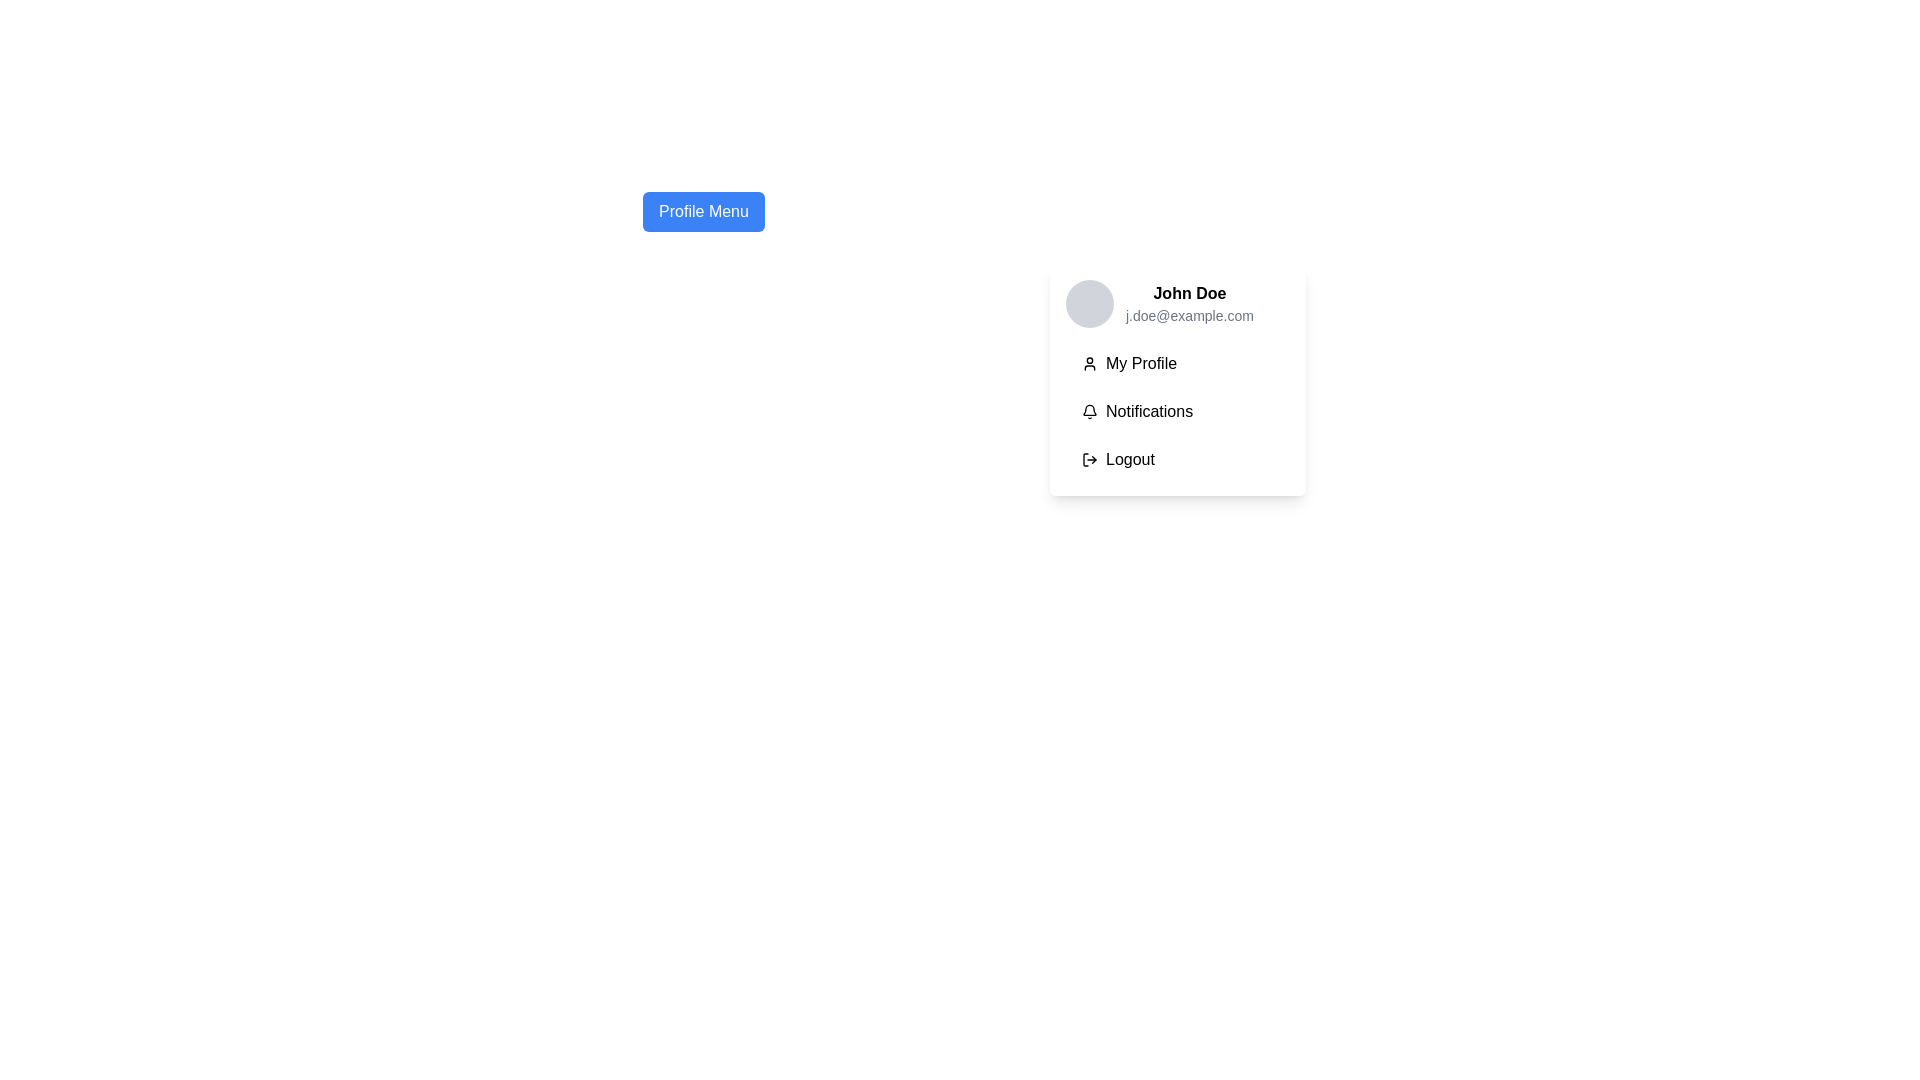  Describe the element at coordinates (1177, 380) in the screenshot. I see `the first button in the dropdown menu directly below the user profile section` at that location.